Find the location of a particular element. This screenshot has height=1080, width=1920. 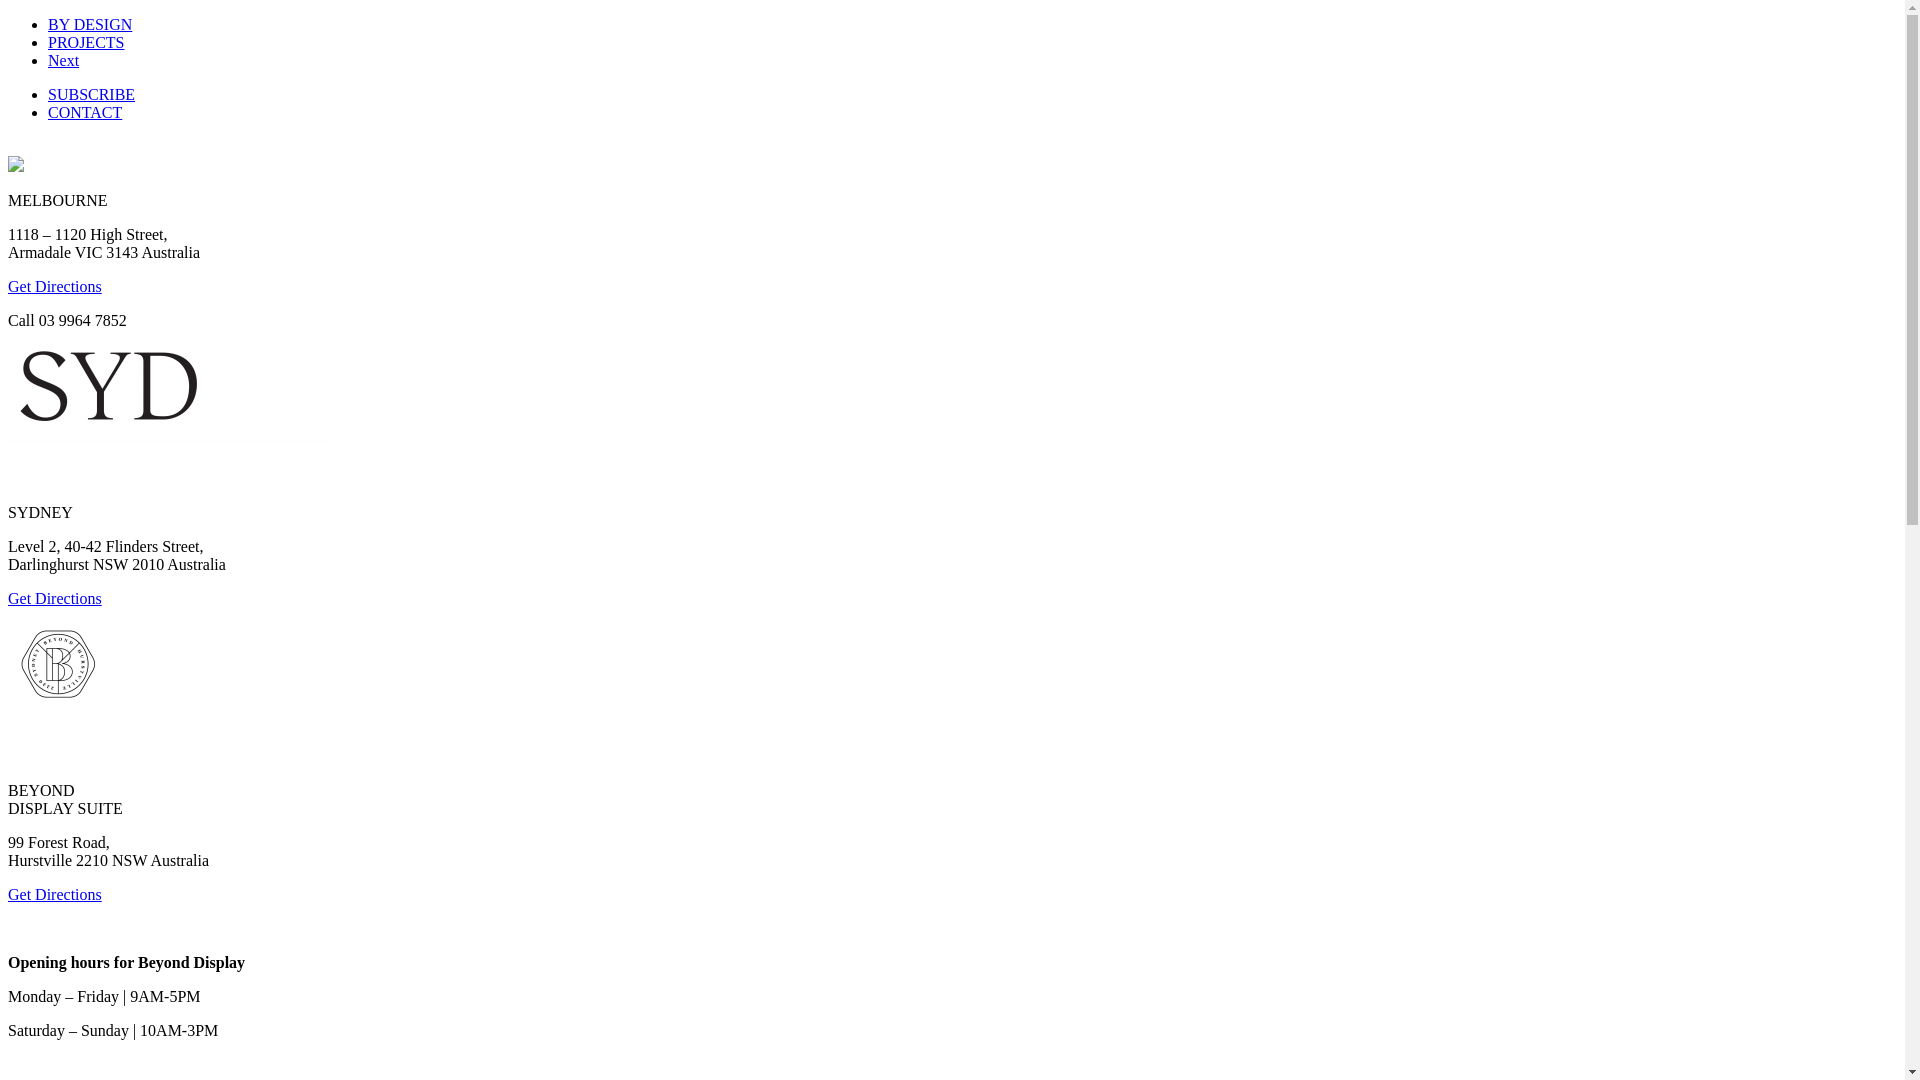

'BY DESIGN' is located at coordinates (48, 24).